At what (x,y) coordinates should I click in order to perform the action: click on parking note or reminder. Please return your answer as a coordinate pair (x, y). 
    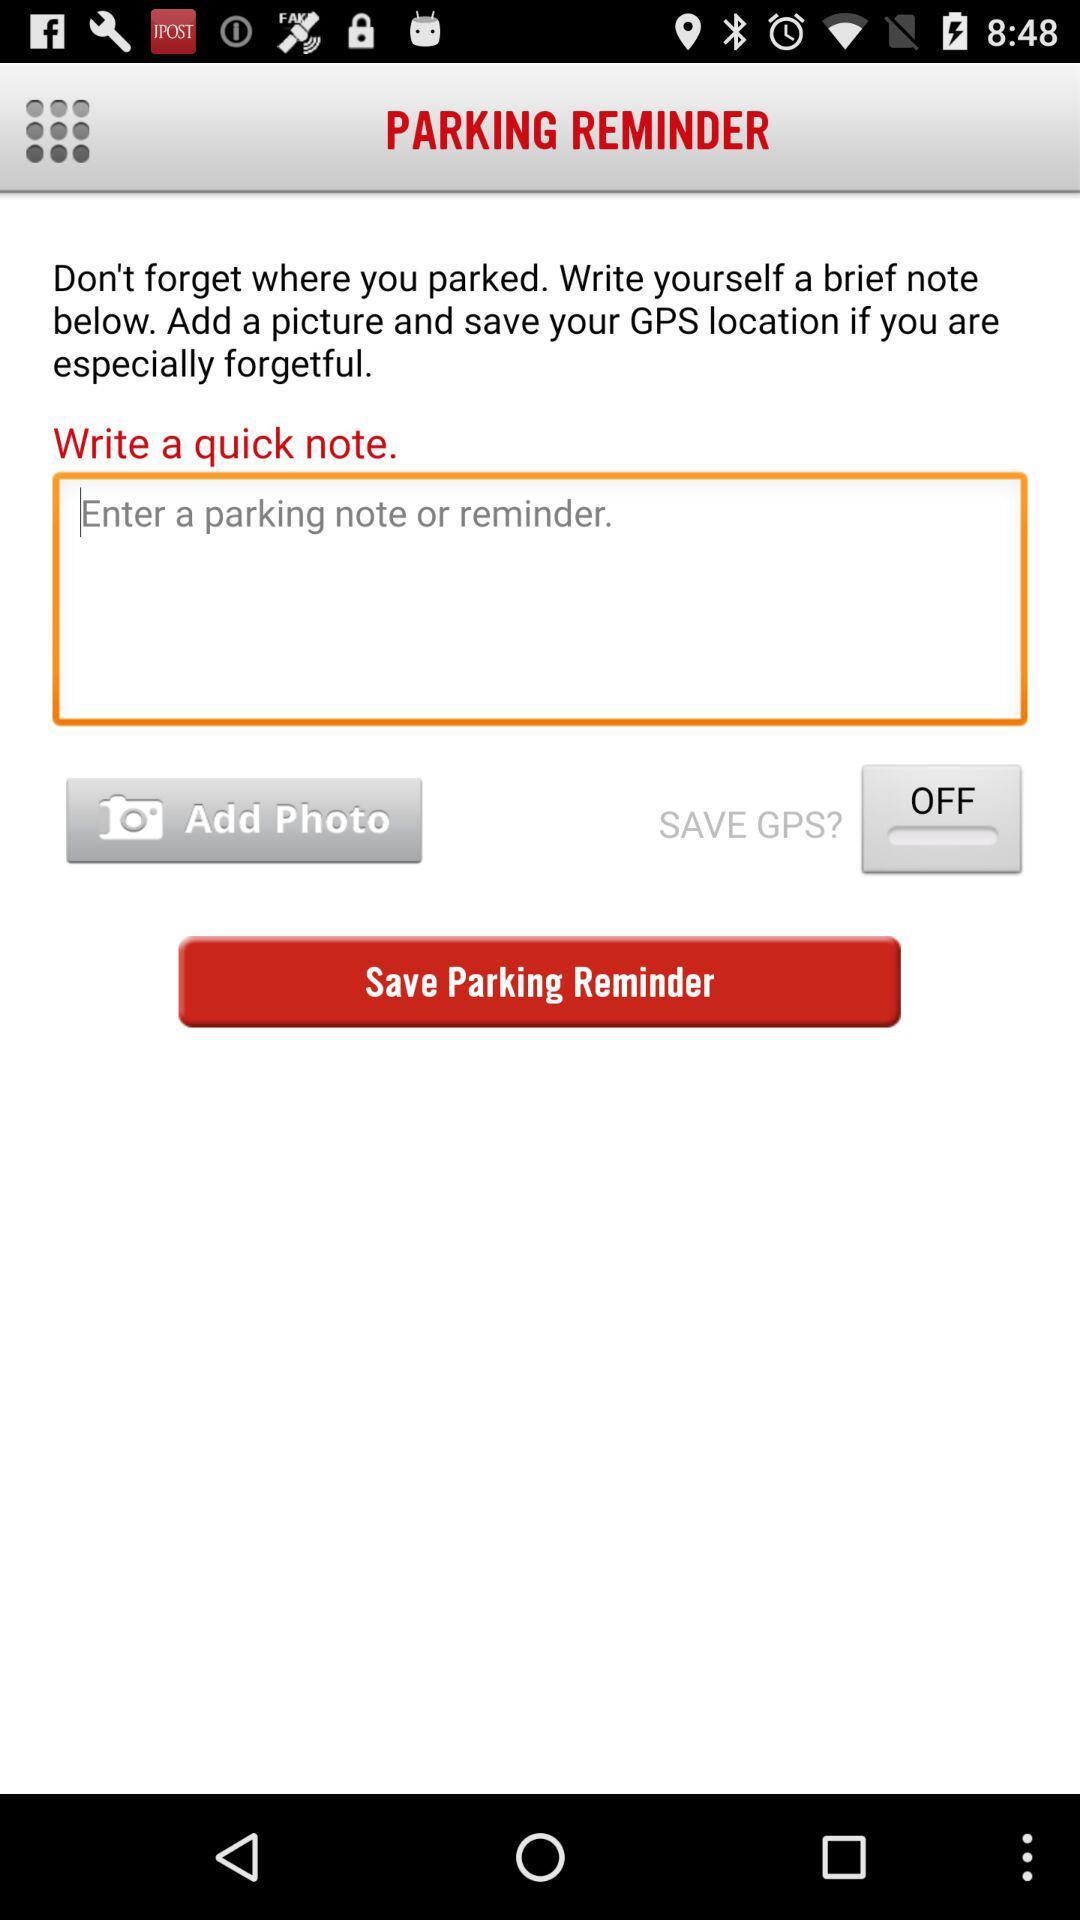
    Looking at the image, I should click on (540, 603).